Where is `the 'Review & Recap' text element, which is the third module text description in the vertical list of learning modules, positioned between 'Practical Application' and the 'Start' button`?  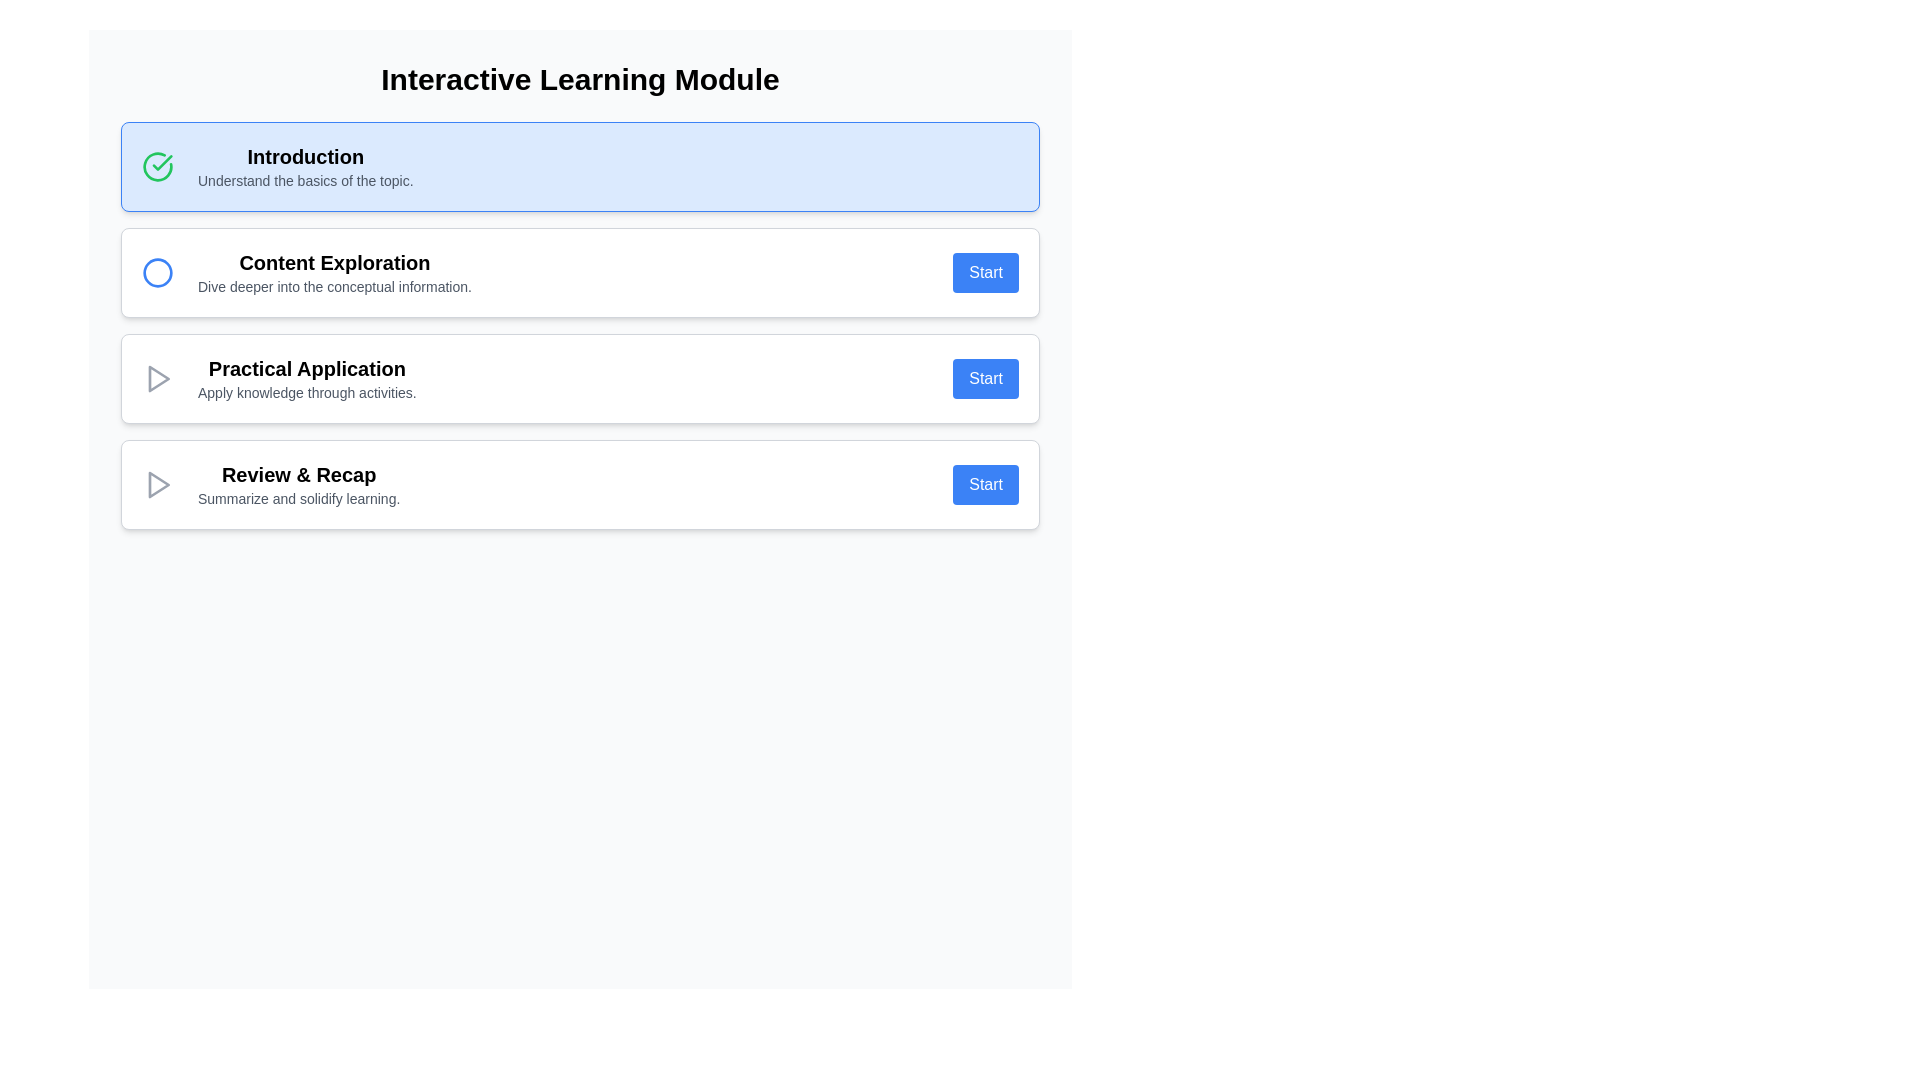 the 'Review & Recap' text element, which is the third module text description in the vertical list of learning modules, positioned between 'Practical Application' and the 'Start' button is located at coordinates (298, 485).